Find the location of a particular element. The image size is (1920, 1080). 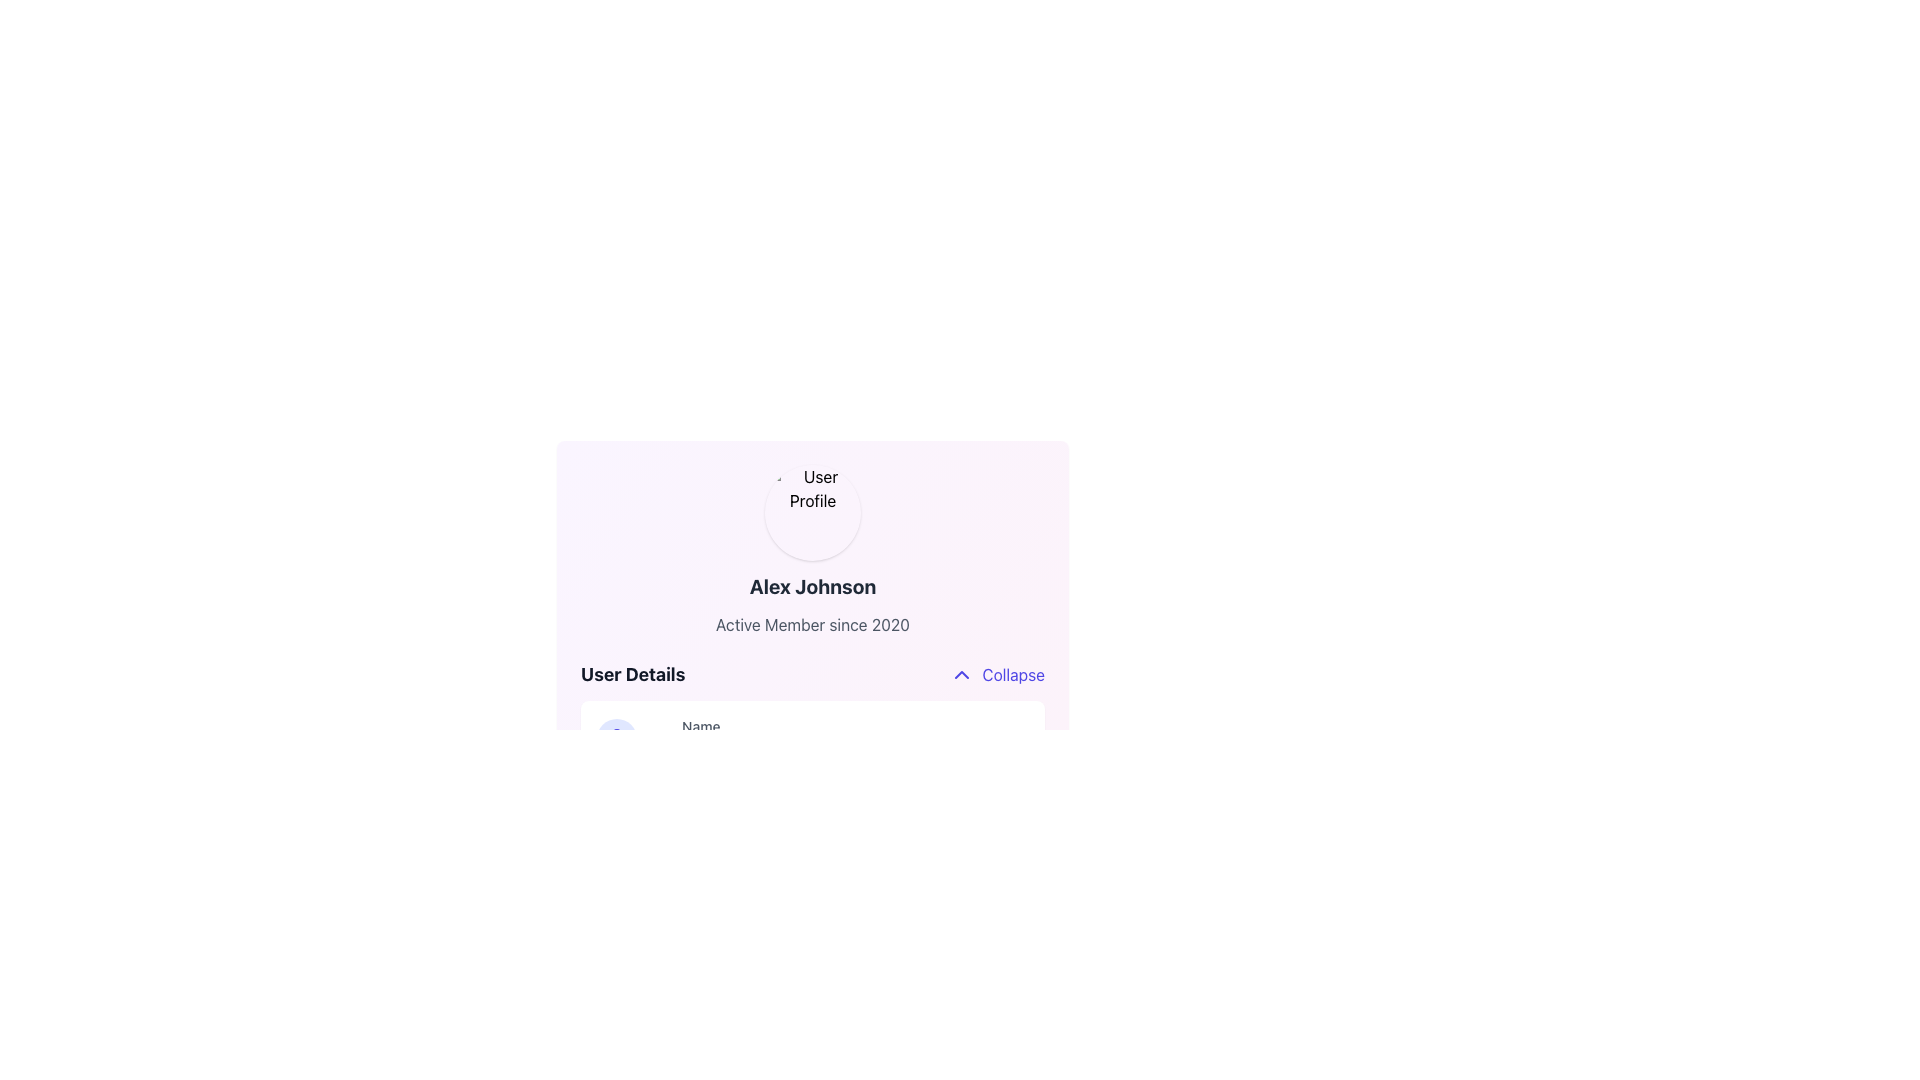

the interactive text link with an icon located in the top-right corner of the header section adjacent to the 'User Details' title is located at coordinates (997, 675).